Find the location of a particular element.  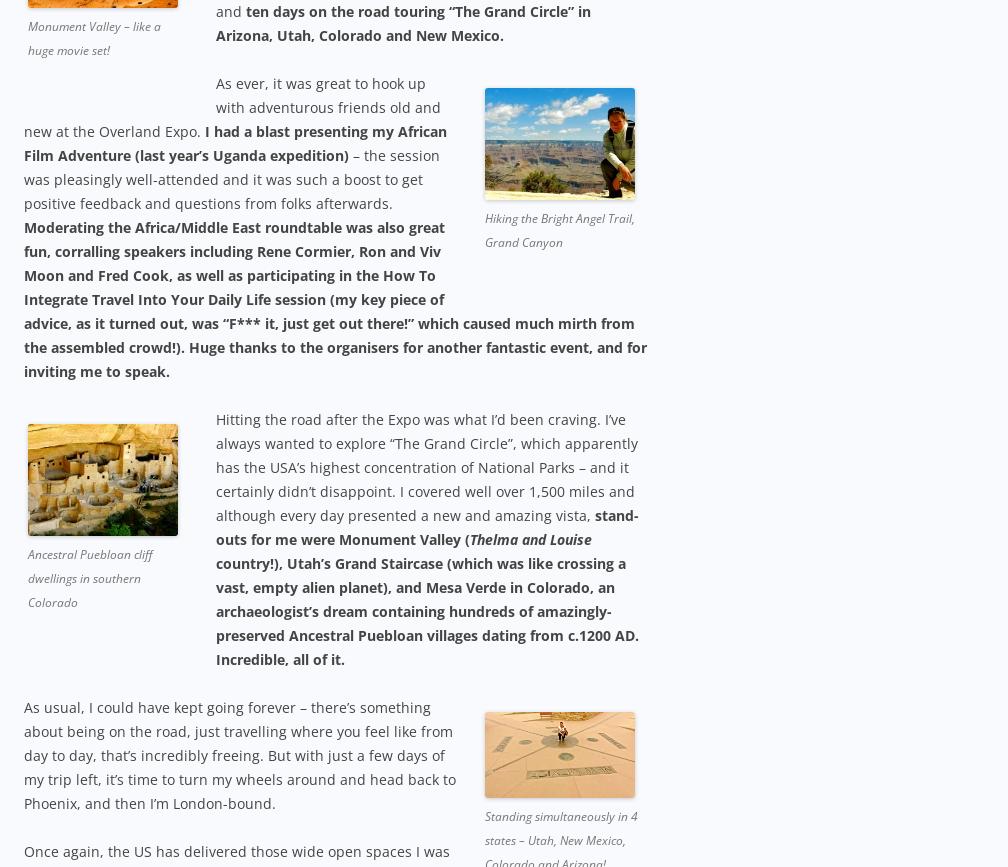

'Moderating the Africa/Middle East roundtable was also great fun, corralling speakers including Rene Cormier, Ron and Viv Moon and Fred Cook, as well as participating in the How To Integrate Travel Into Your Daily Life session (my key piece of advice, as it turned out, was “F*** it, just get out there!” which caused much mirth from the assembled crowd!). Huge thanks to the organisers for another fantastic event, and for inviting me to speak.' is located at coordinates (335, 298).